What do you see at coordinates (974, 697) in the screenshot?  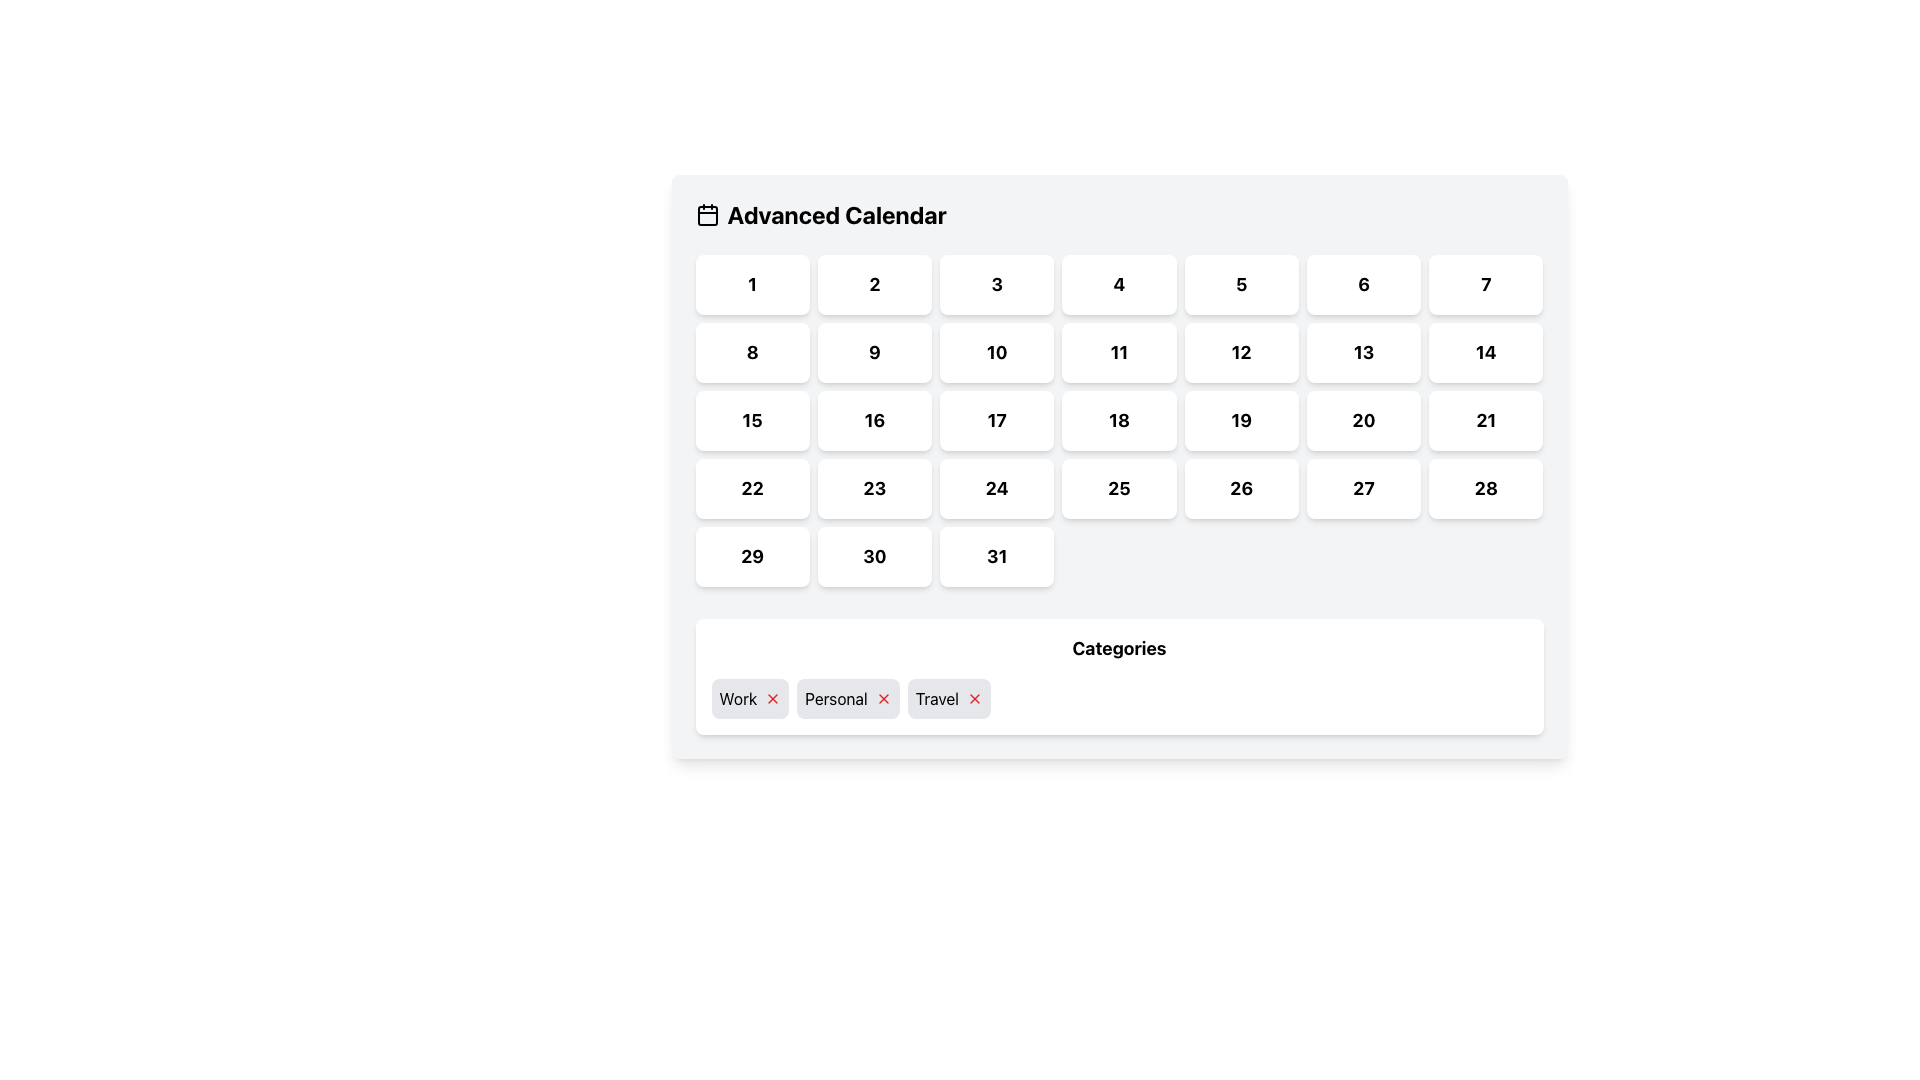 I see `the close button located to the immediate right of the 'Travel' label in the 'Categories' section` at bounding box center [974, 697].